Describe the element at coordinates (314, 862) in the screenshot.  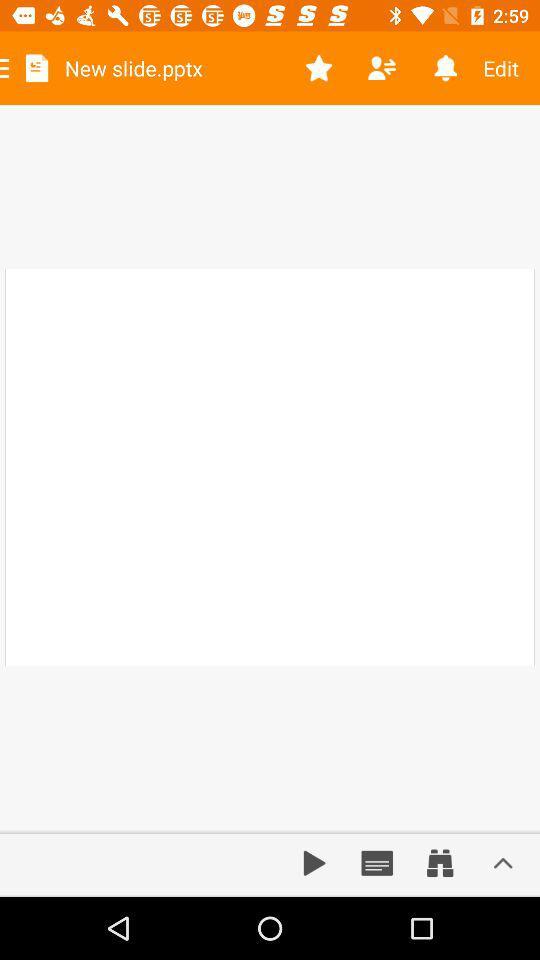
I see `the play icon` at that location.